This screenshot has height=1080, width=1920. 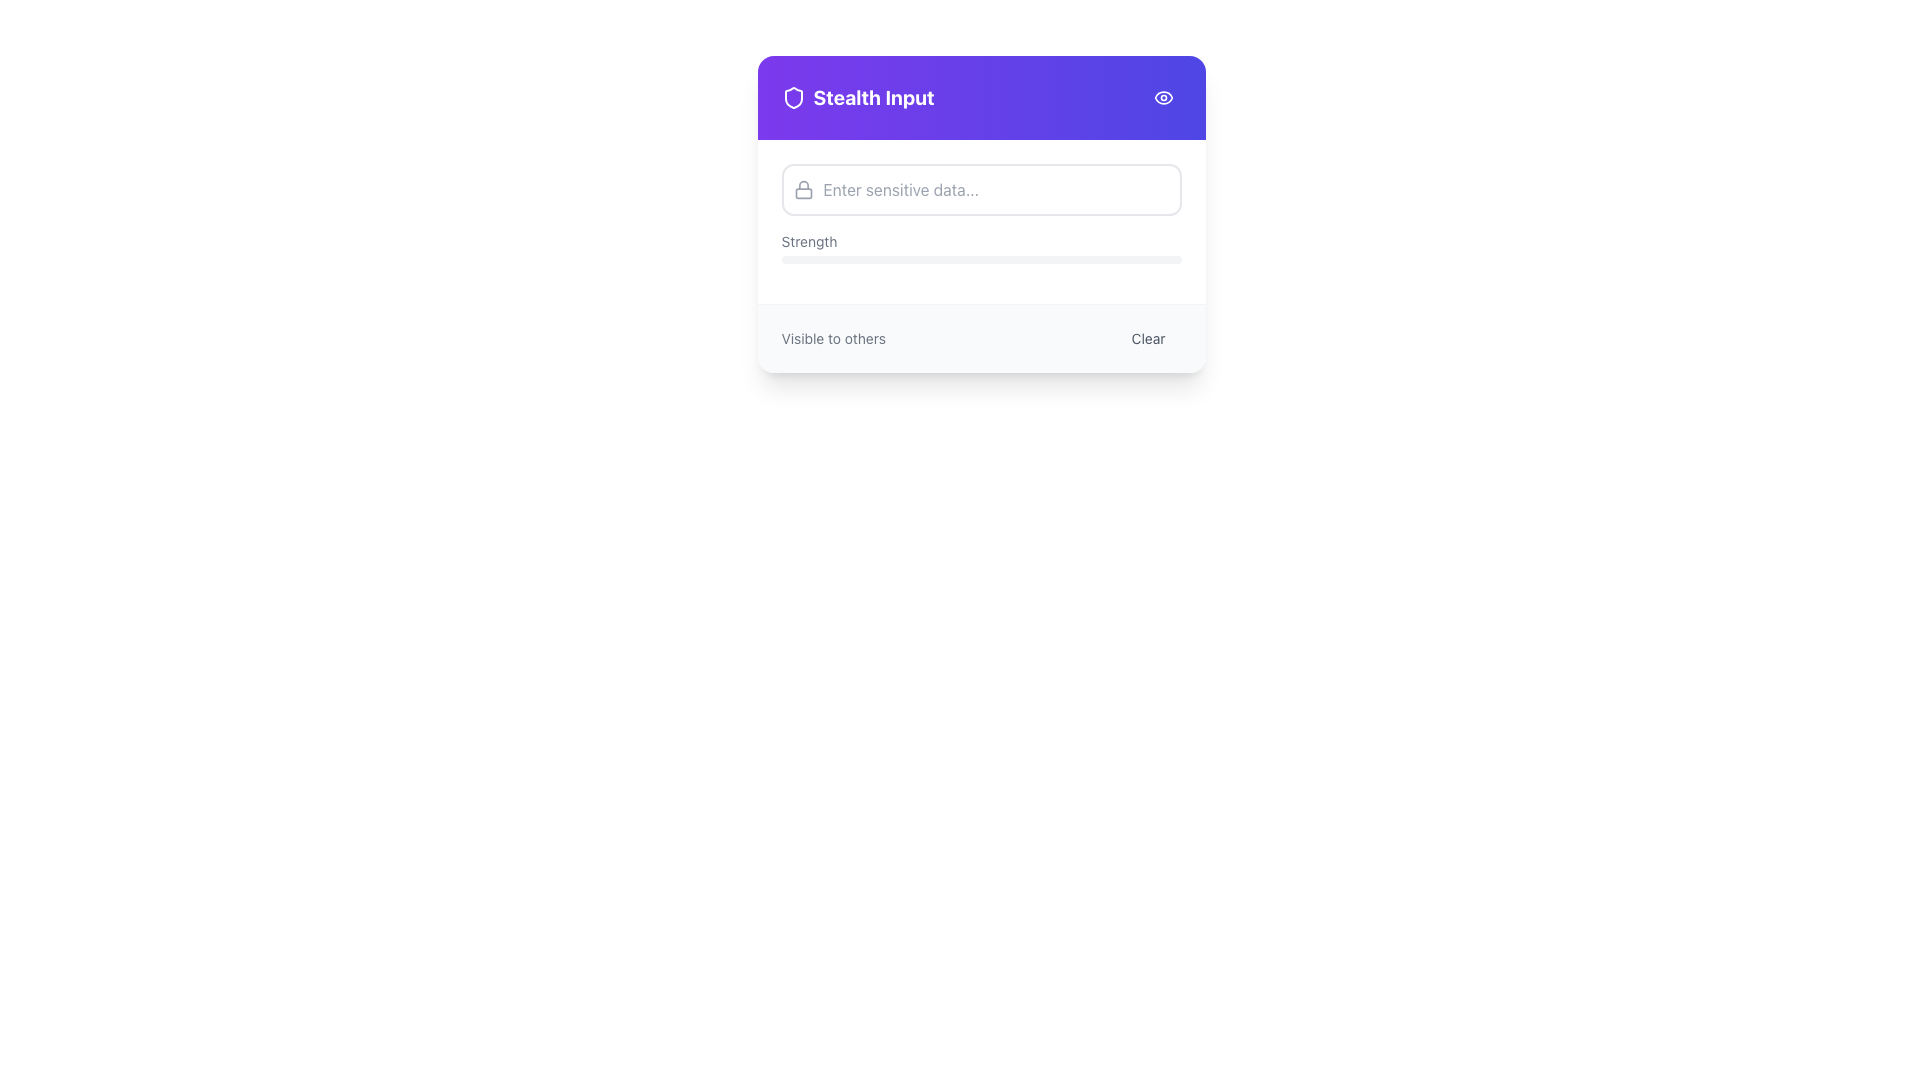 What do you see at coordinates (1163, 97) in the screenshot?
I see `the button represented by a white eye icon on a purple background located on the far-right side of the header bar labeled 'Stealth Input'` at bounding box center [1163, 97].